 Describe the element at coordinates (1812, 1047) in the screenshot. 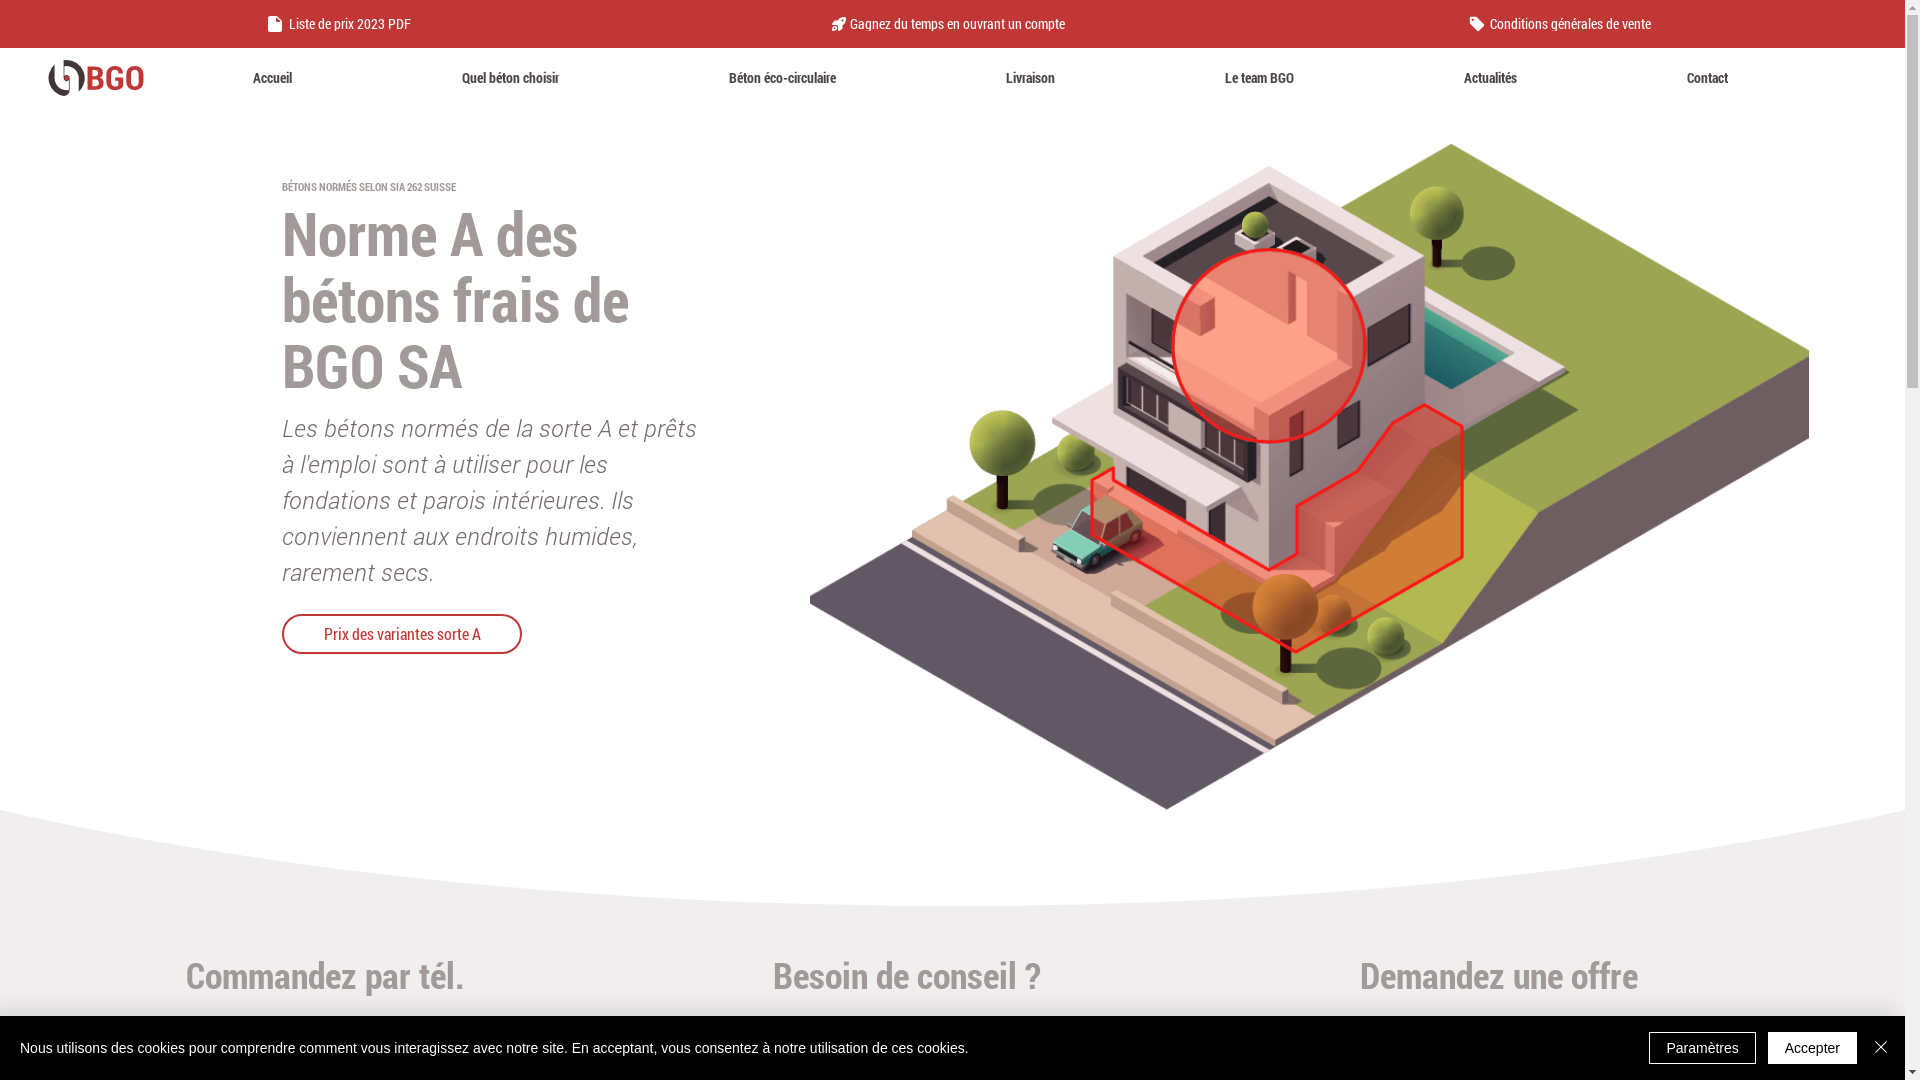

I see `'Accepter'` at that location.